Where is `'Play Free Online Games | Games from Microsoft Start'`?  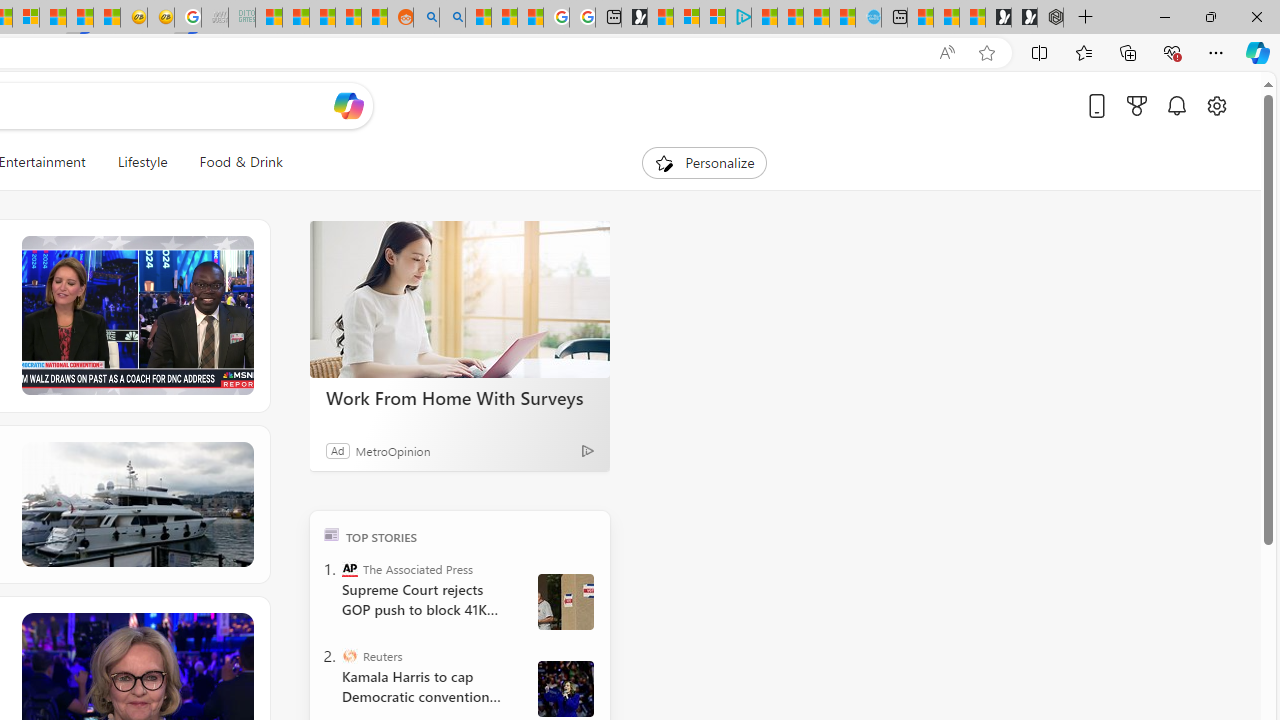 'Play Free Online Games | Games from Microsoft Start' is located at coordinates (1024, 17).